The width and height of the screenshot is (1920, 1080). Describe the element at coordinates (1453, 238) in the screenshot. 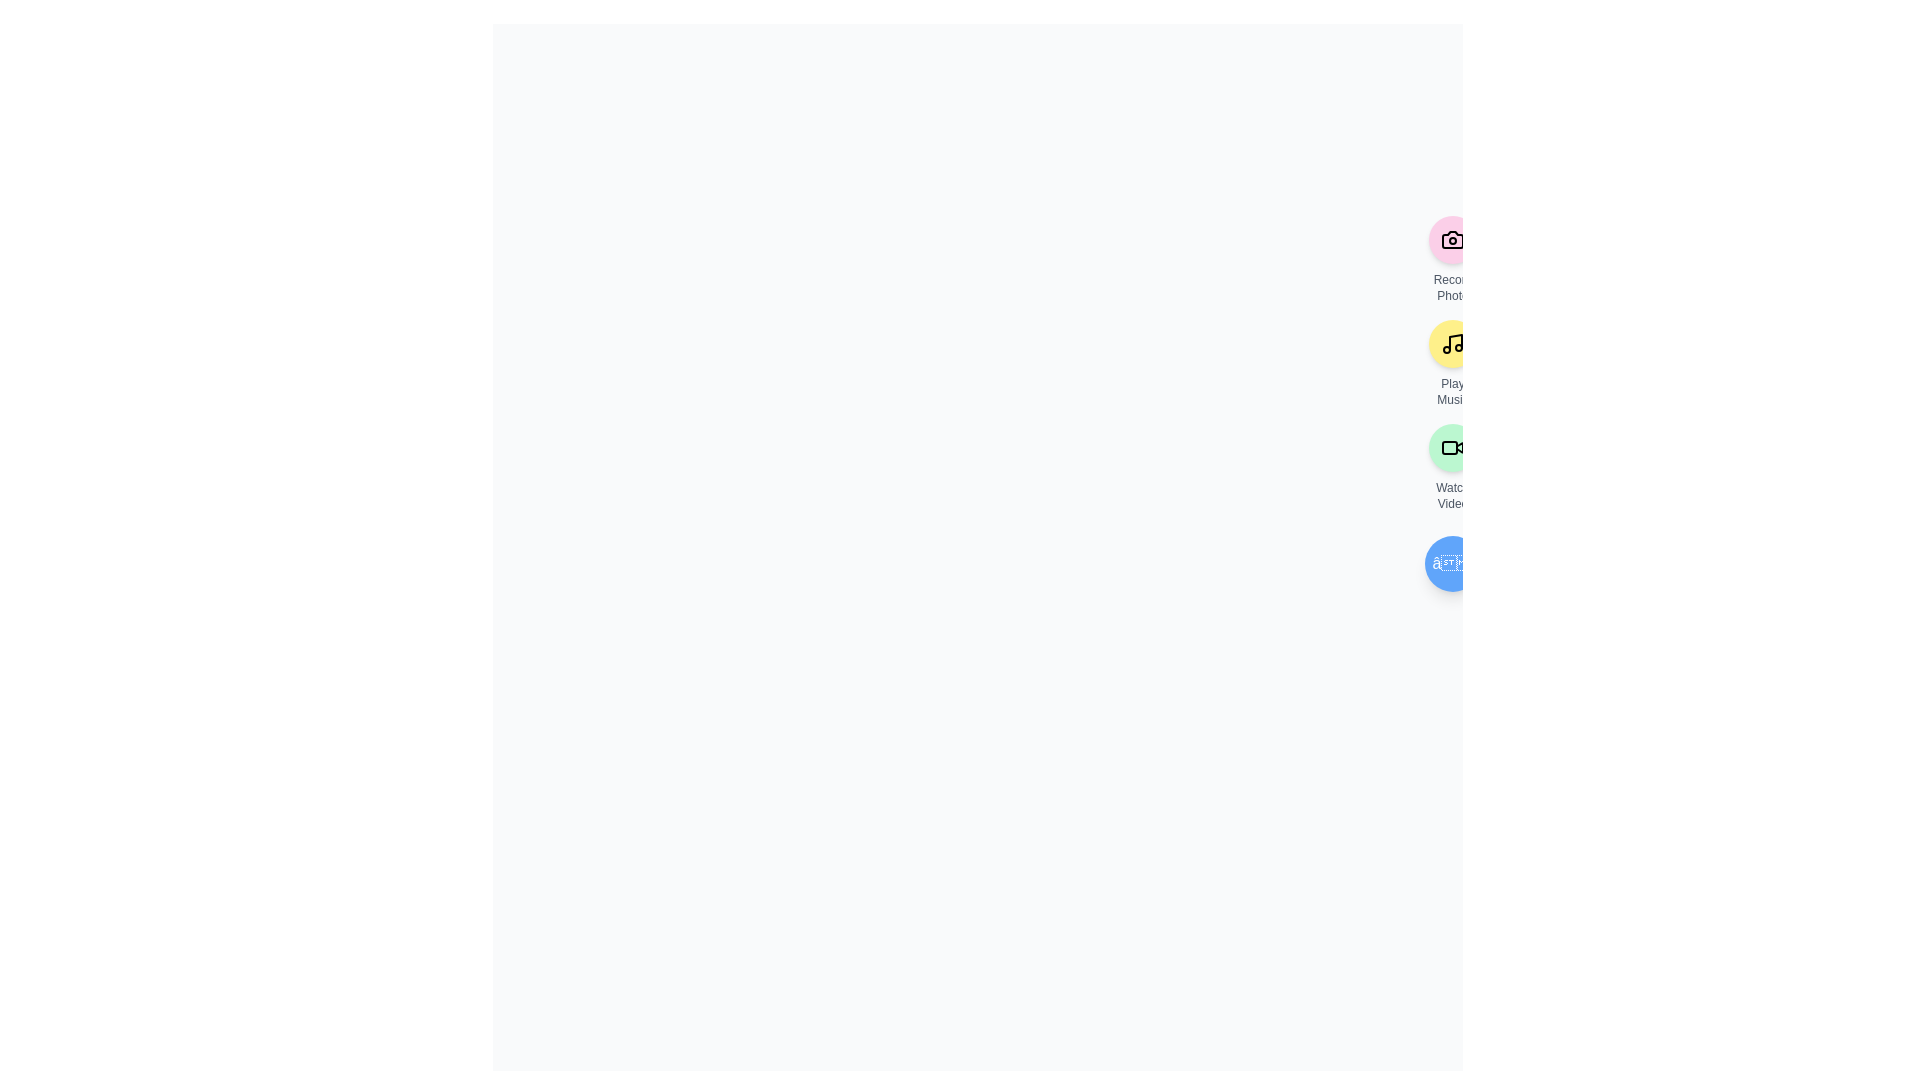

I see `'Record Photo' button to initiate photo recording` at that location.